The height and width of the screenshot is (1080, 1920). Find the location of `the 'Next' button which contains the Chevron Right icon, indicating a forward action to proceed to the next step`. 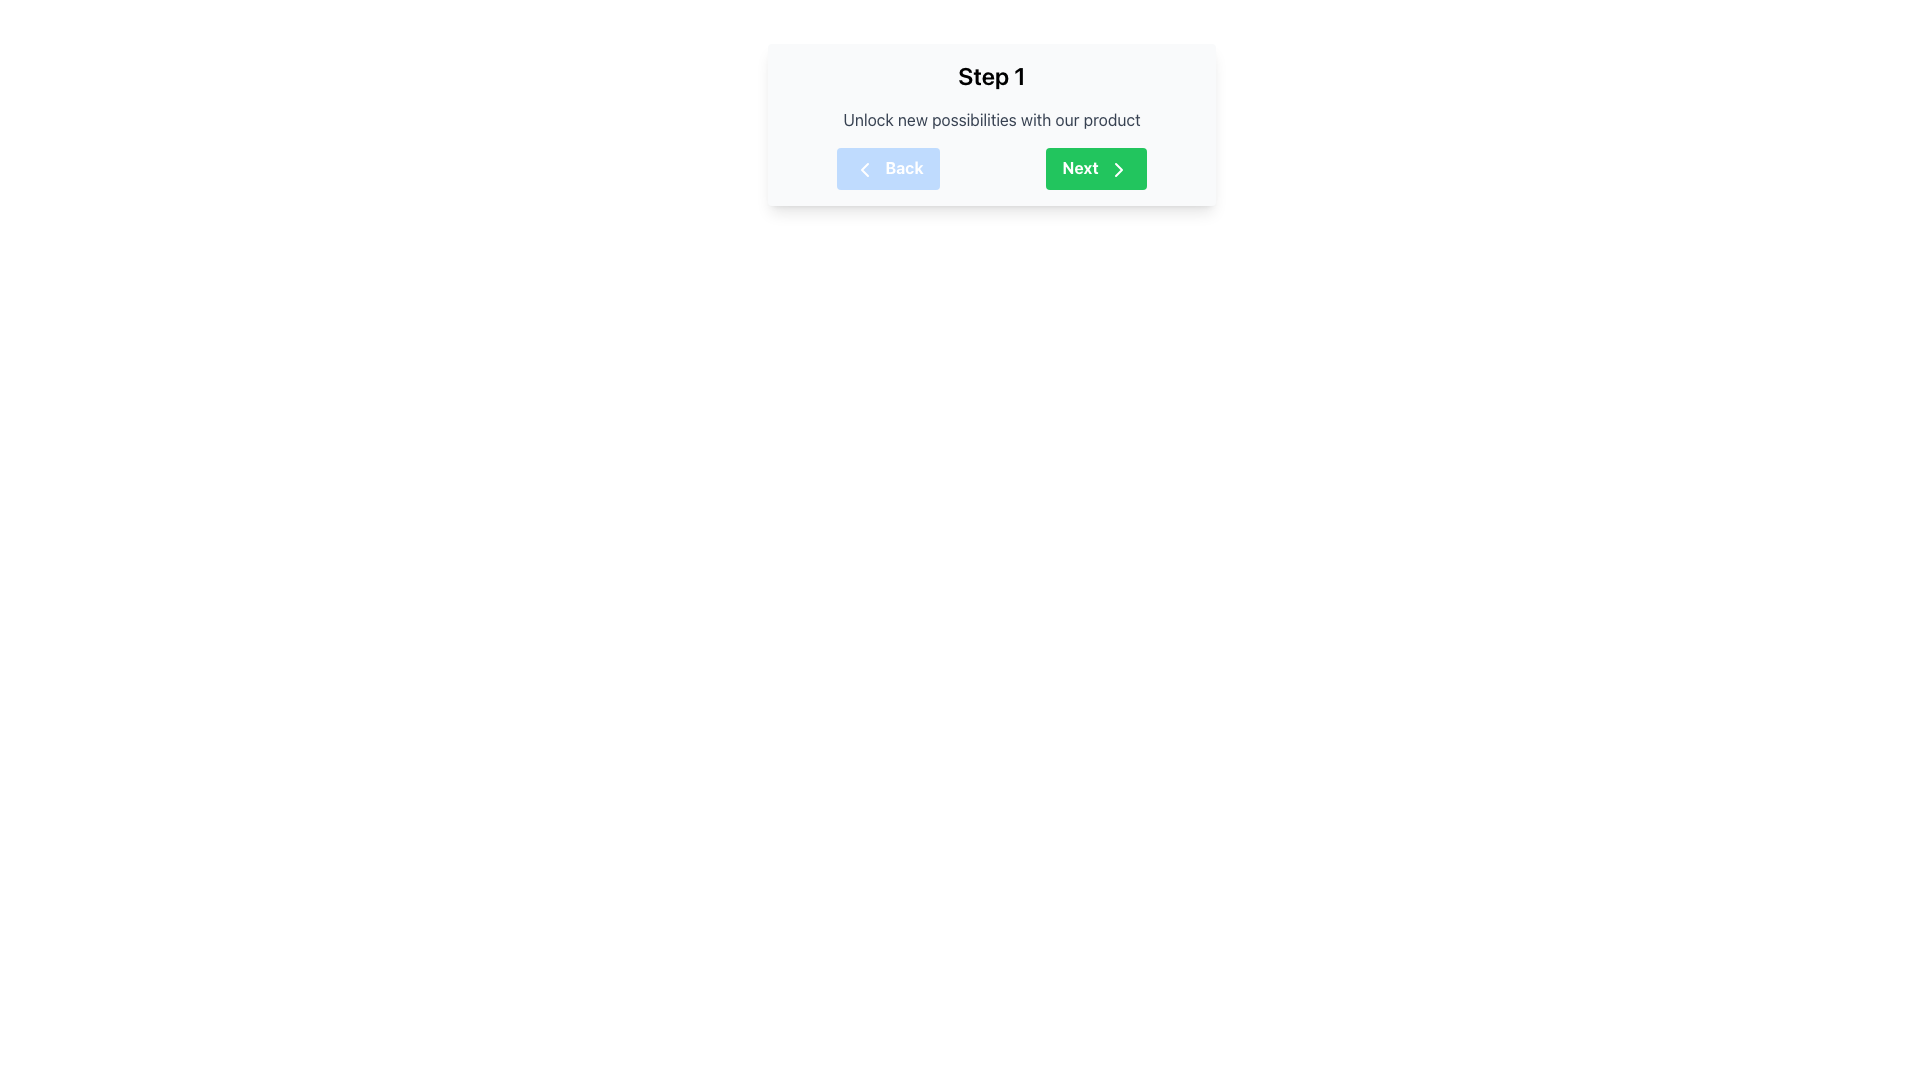

the 'Next' button which contains the Chevron Right icon, indicating a forward action to proceed to the next step is located at coordinates (1117, 168).